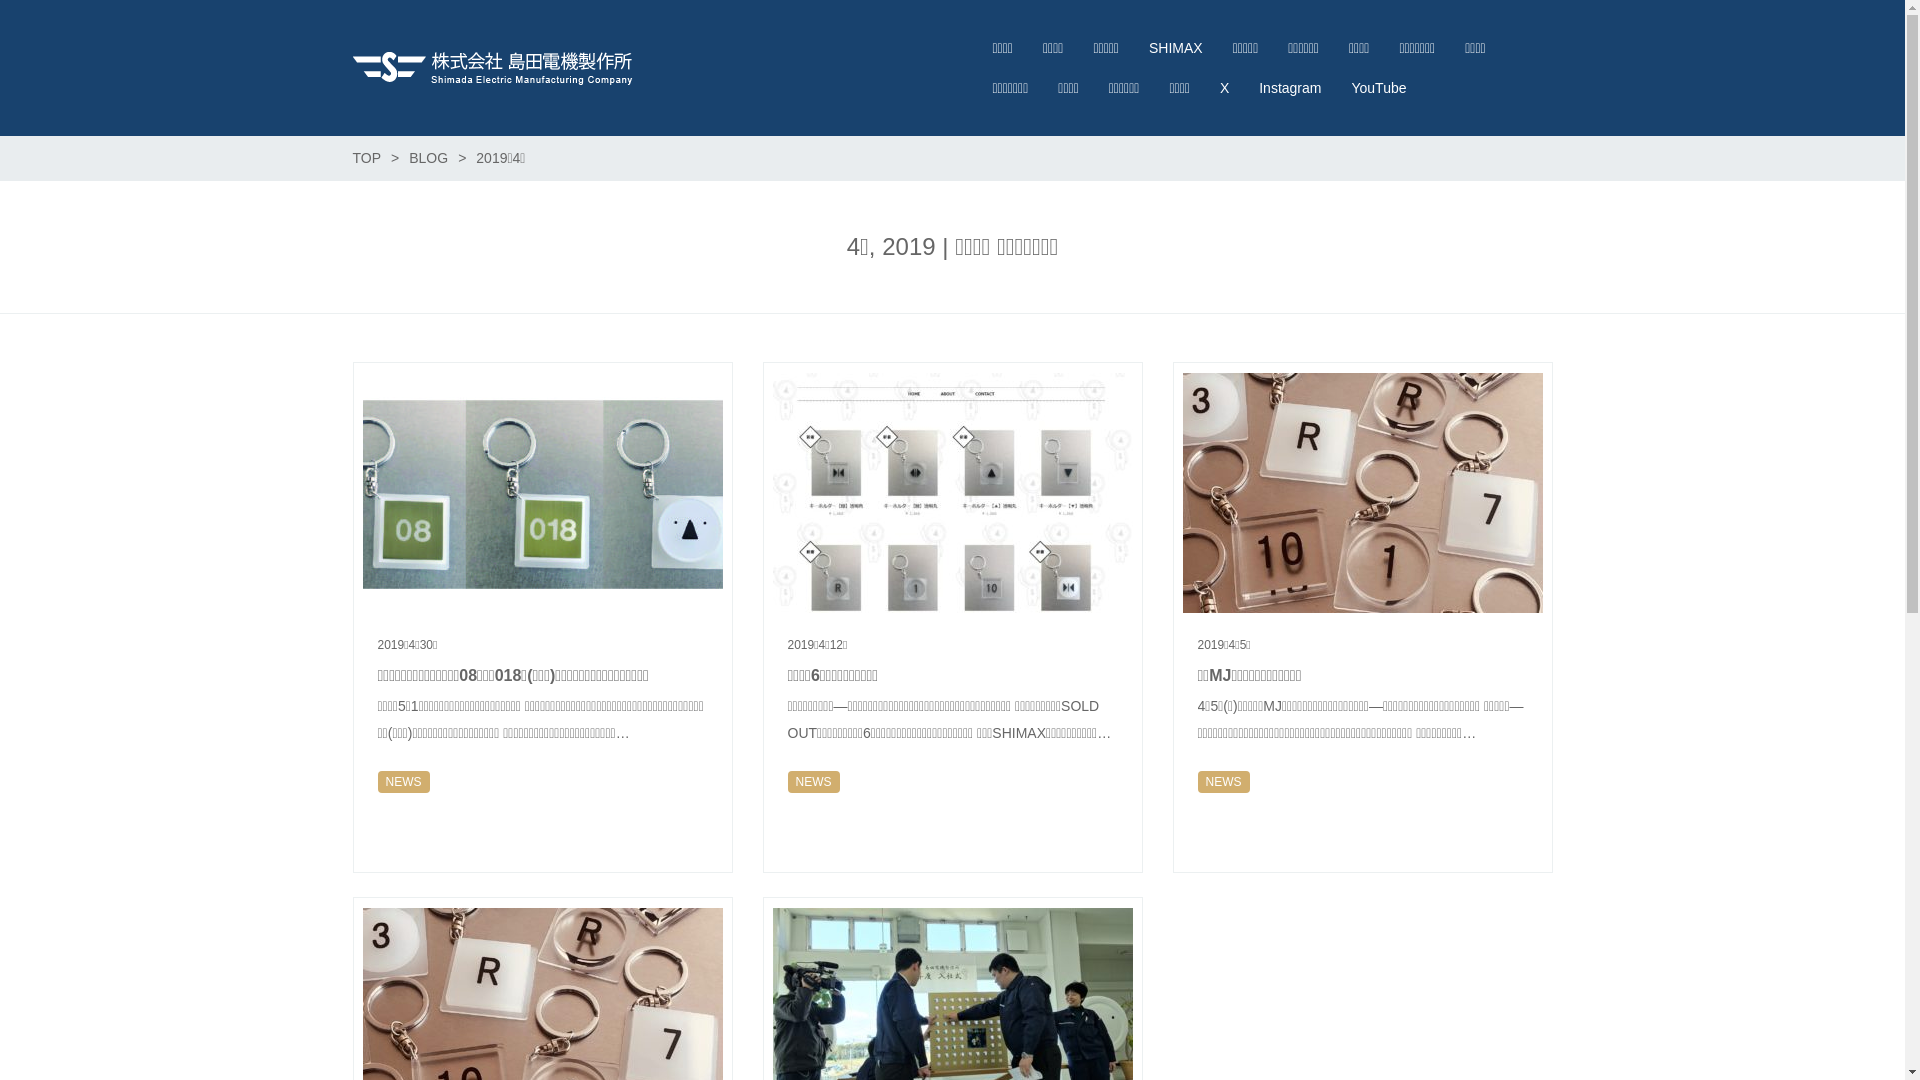 This screenshot has height=1080, width=1920. What do you see at coordinates (1223, 87) in the screenshot?
I see `'X'` at bounding box center [1223, 87].